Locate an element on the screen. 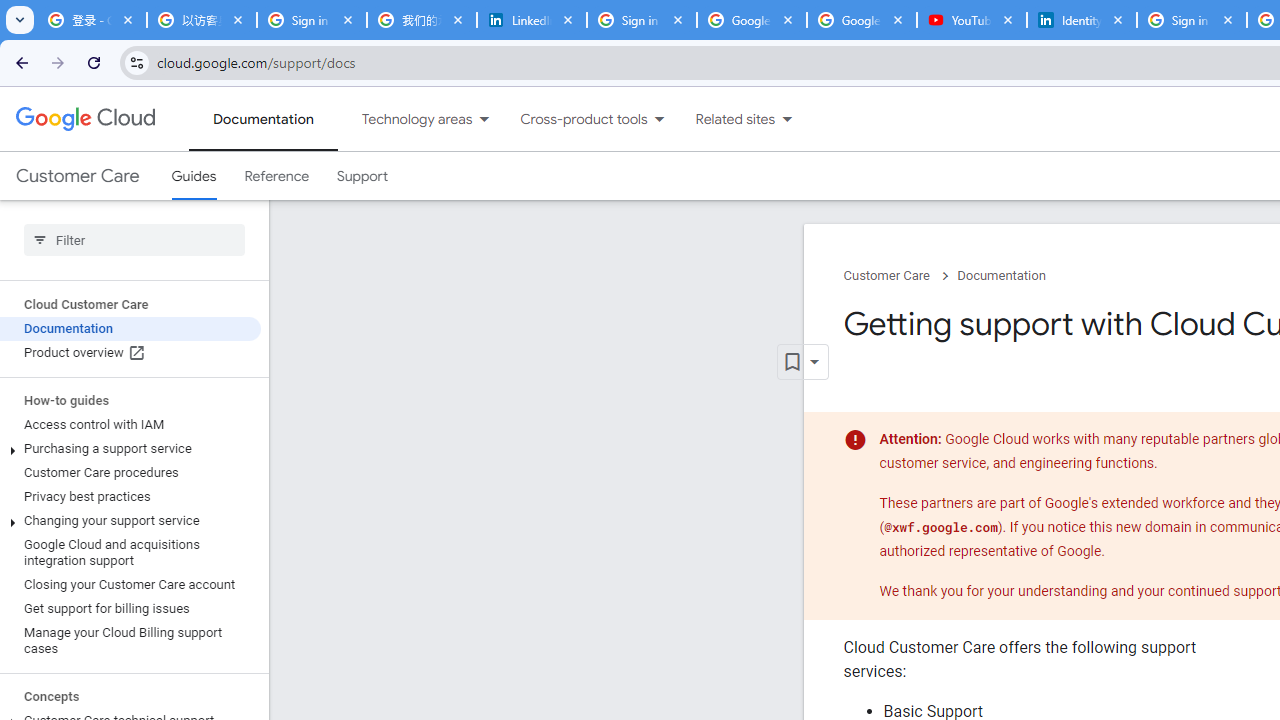  'Access control with IAM' is located at coordinates (129, 424).